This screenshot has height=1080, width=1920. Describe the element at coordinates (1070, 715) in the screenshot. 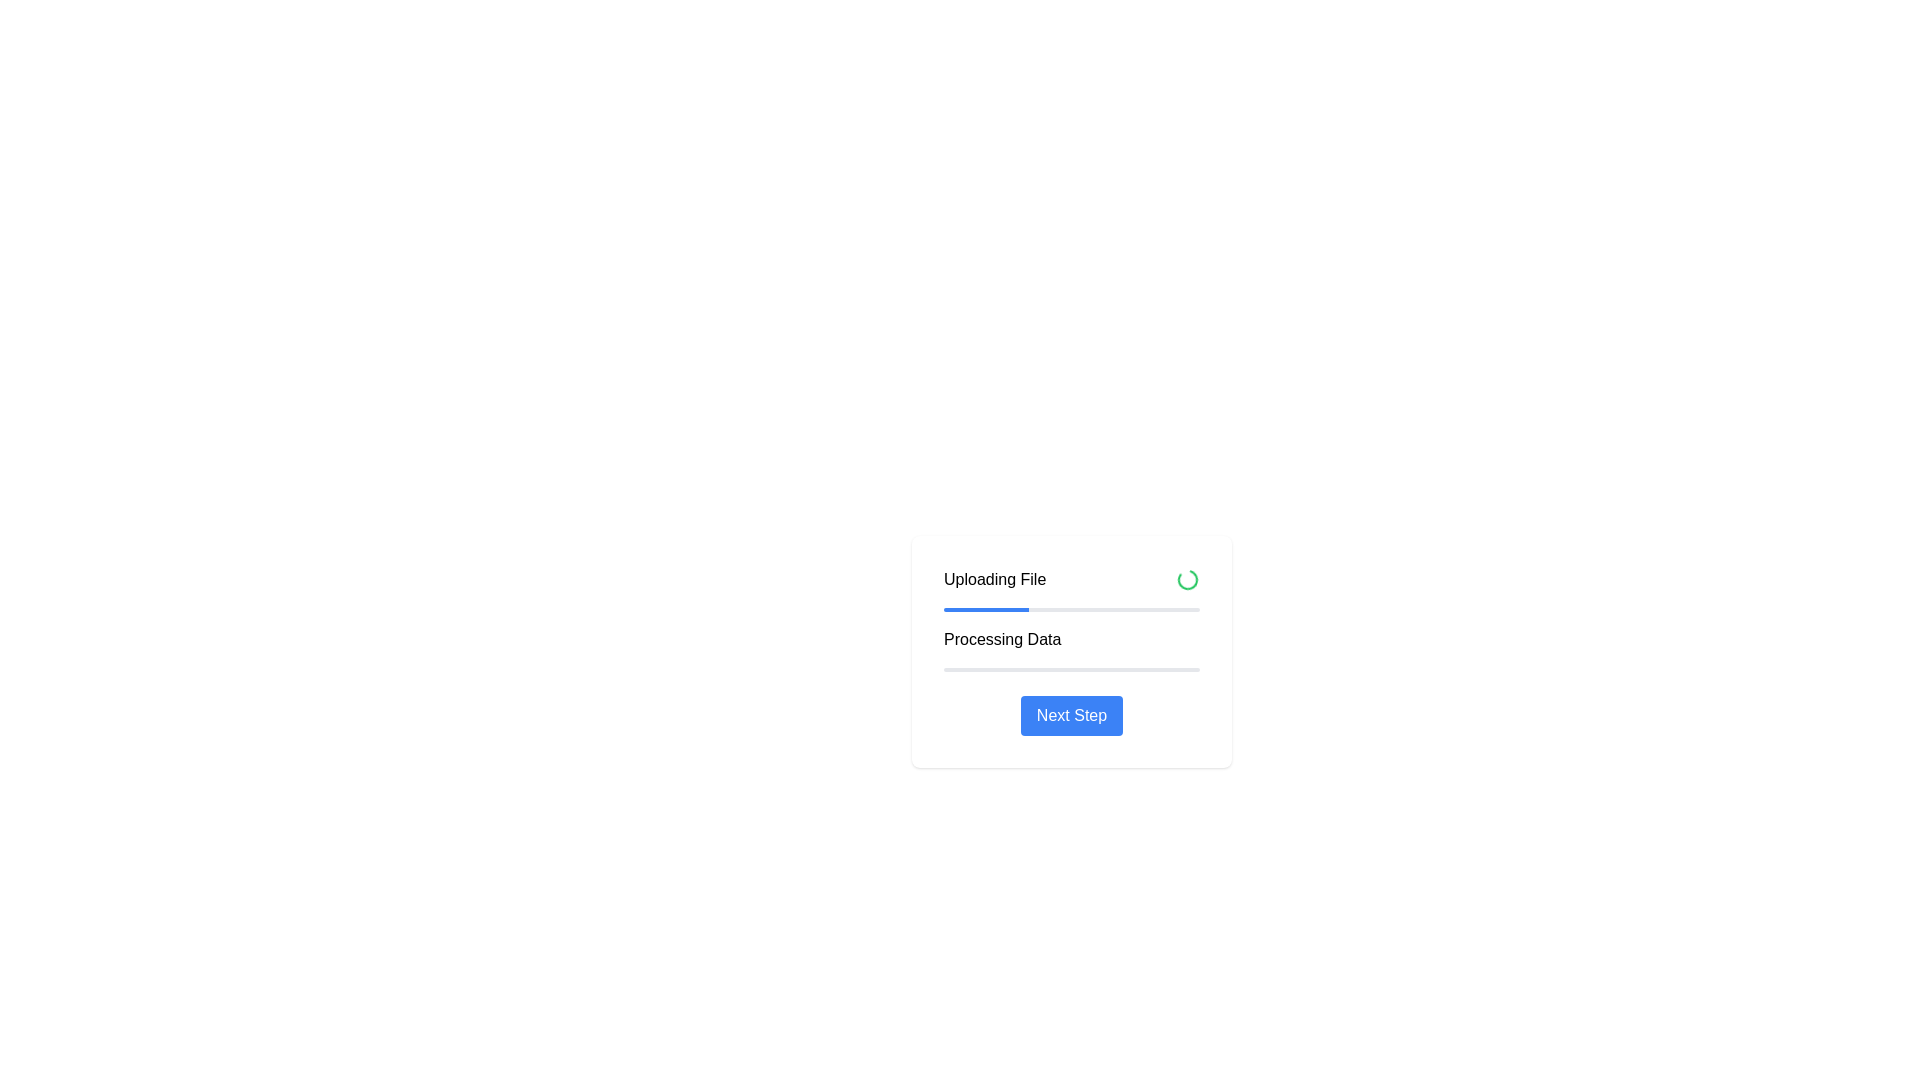

I see `the 'Next Step' button located in the lower section of the card-like interface to proceed with the ongoing workflow` at that location.